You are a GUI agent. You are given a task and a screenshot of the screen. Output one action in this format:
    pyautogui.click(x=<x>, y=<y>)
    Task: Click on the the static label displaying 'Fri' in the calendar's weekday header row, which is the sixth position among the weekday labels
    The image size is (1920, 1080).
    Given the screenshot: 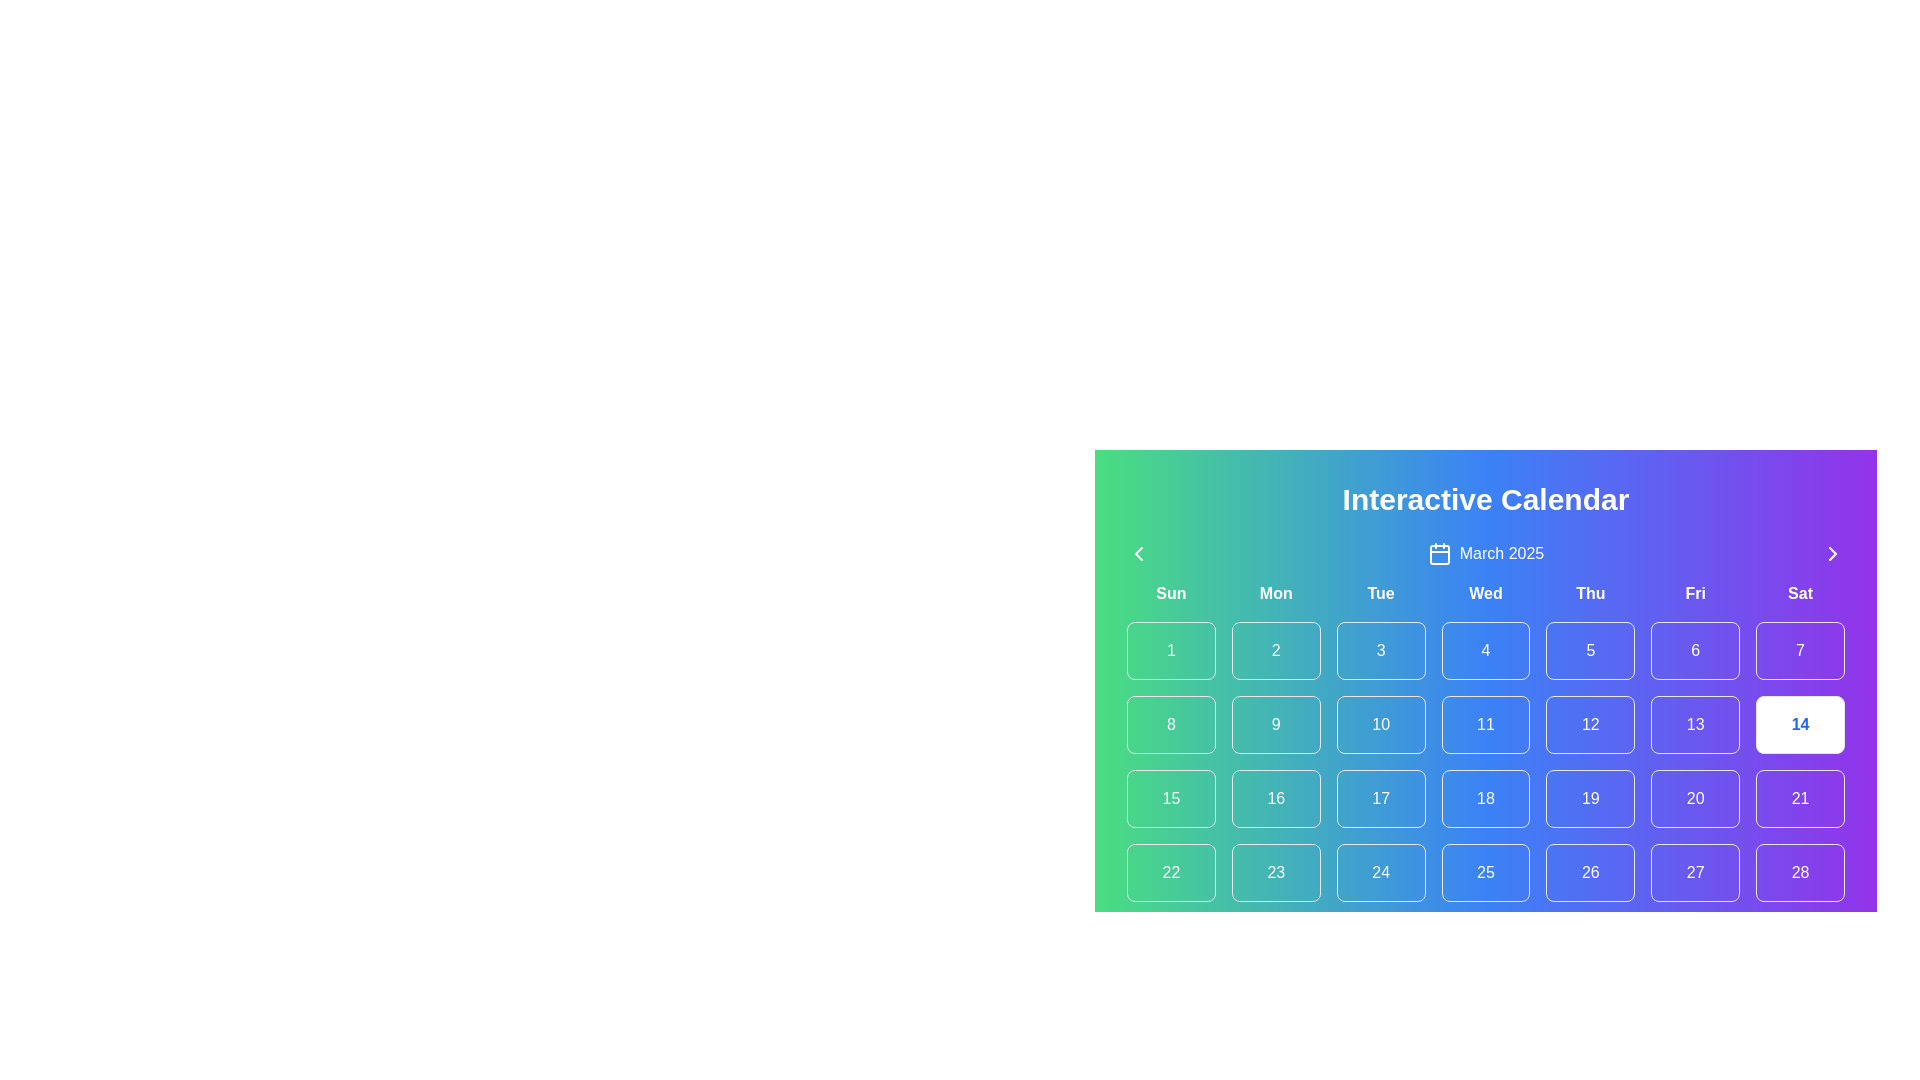 What is the action you would take?
    pyautogui.click(x=1694, y=593)
    